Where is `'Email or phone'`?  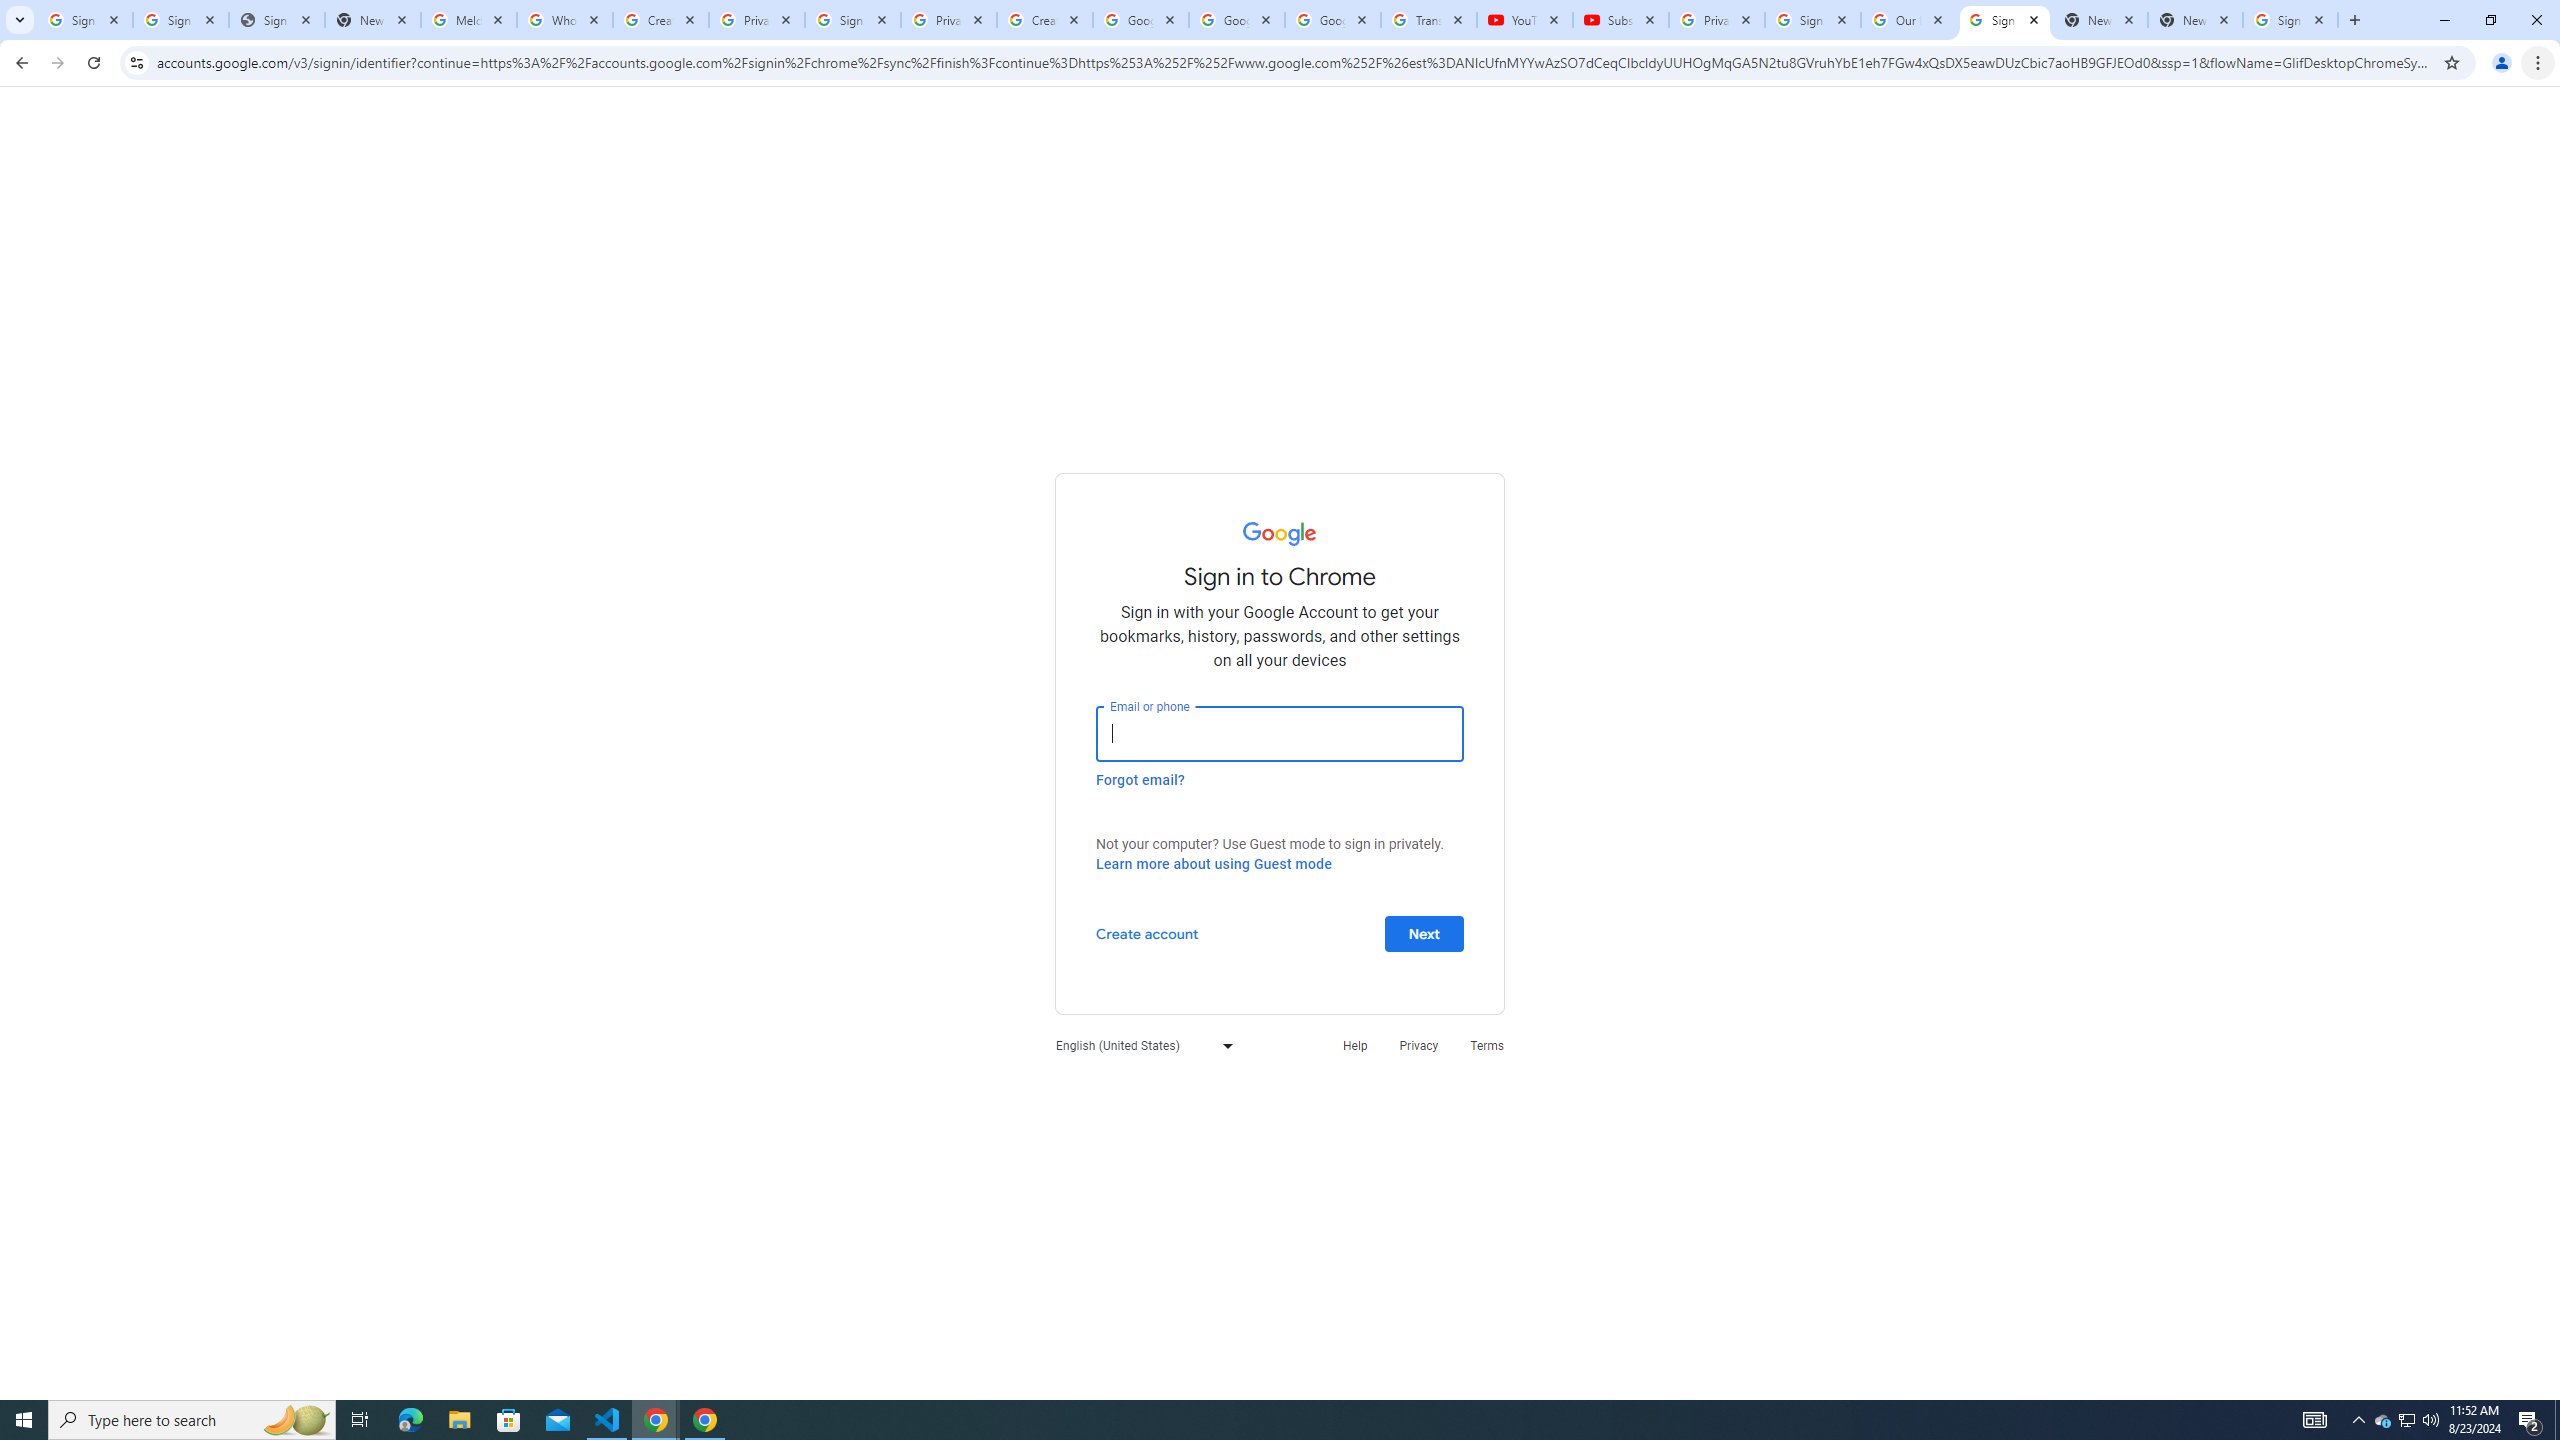
'Email or phone' is located at coordinates (1280, 732).